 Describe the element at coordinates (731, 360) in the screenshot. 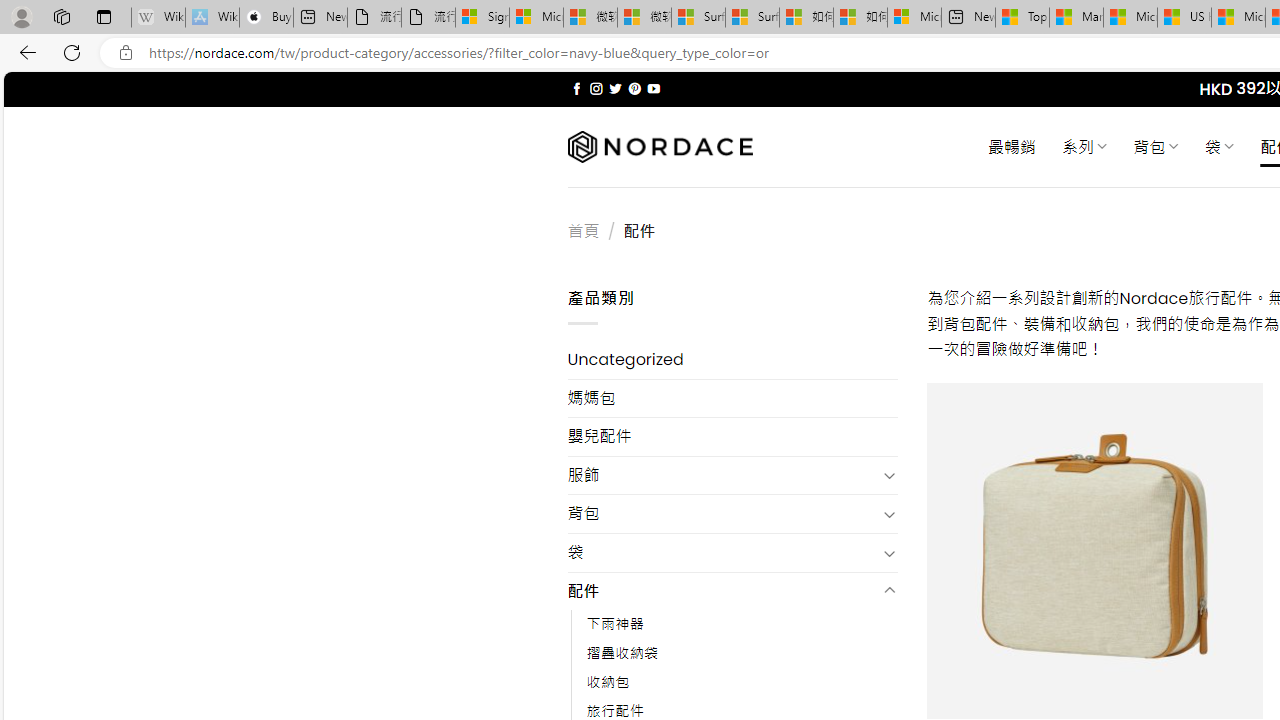

I see `'Uncategorized'` at that location.